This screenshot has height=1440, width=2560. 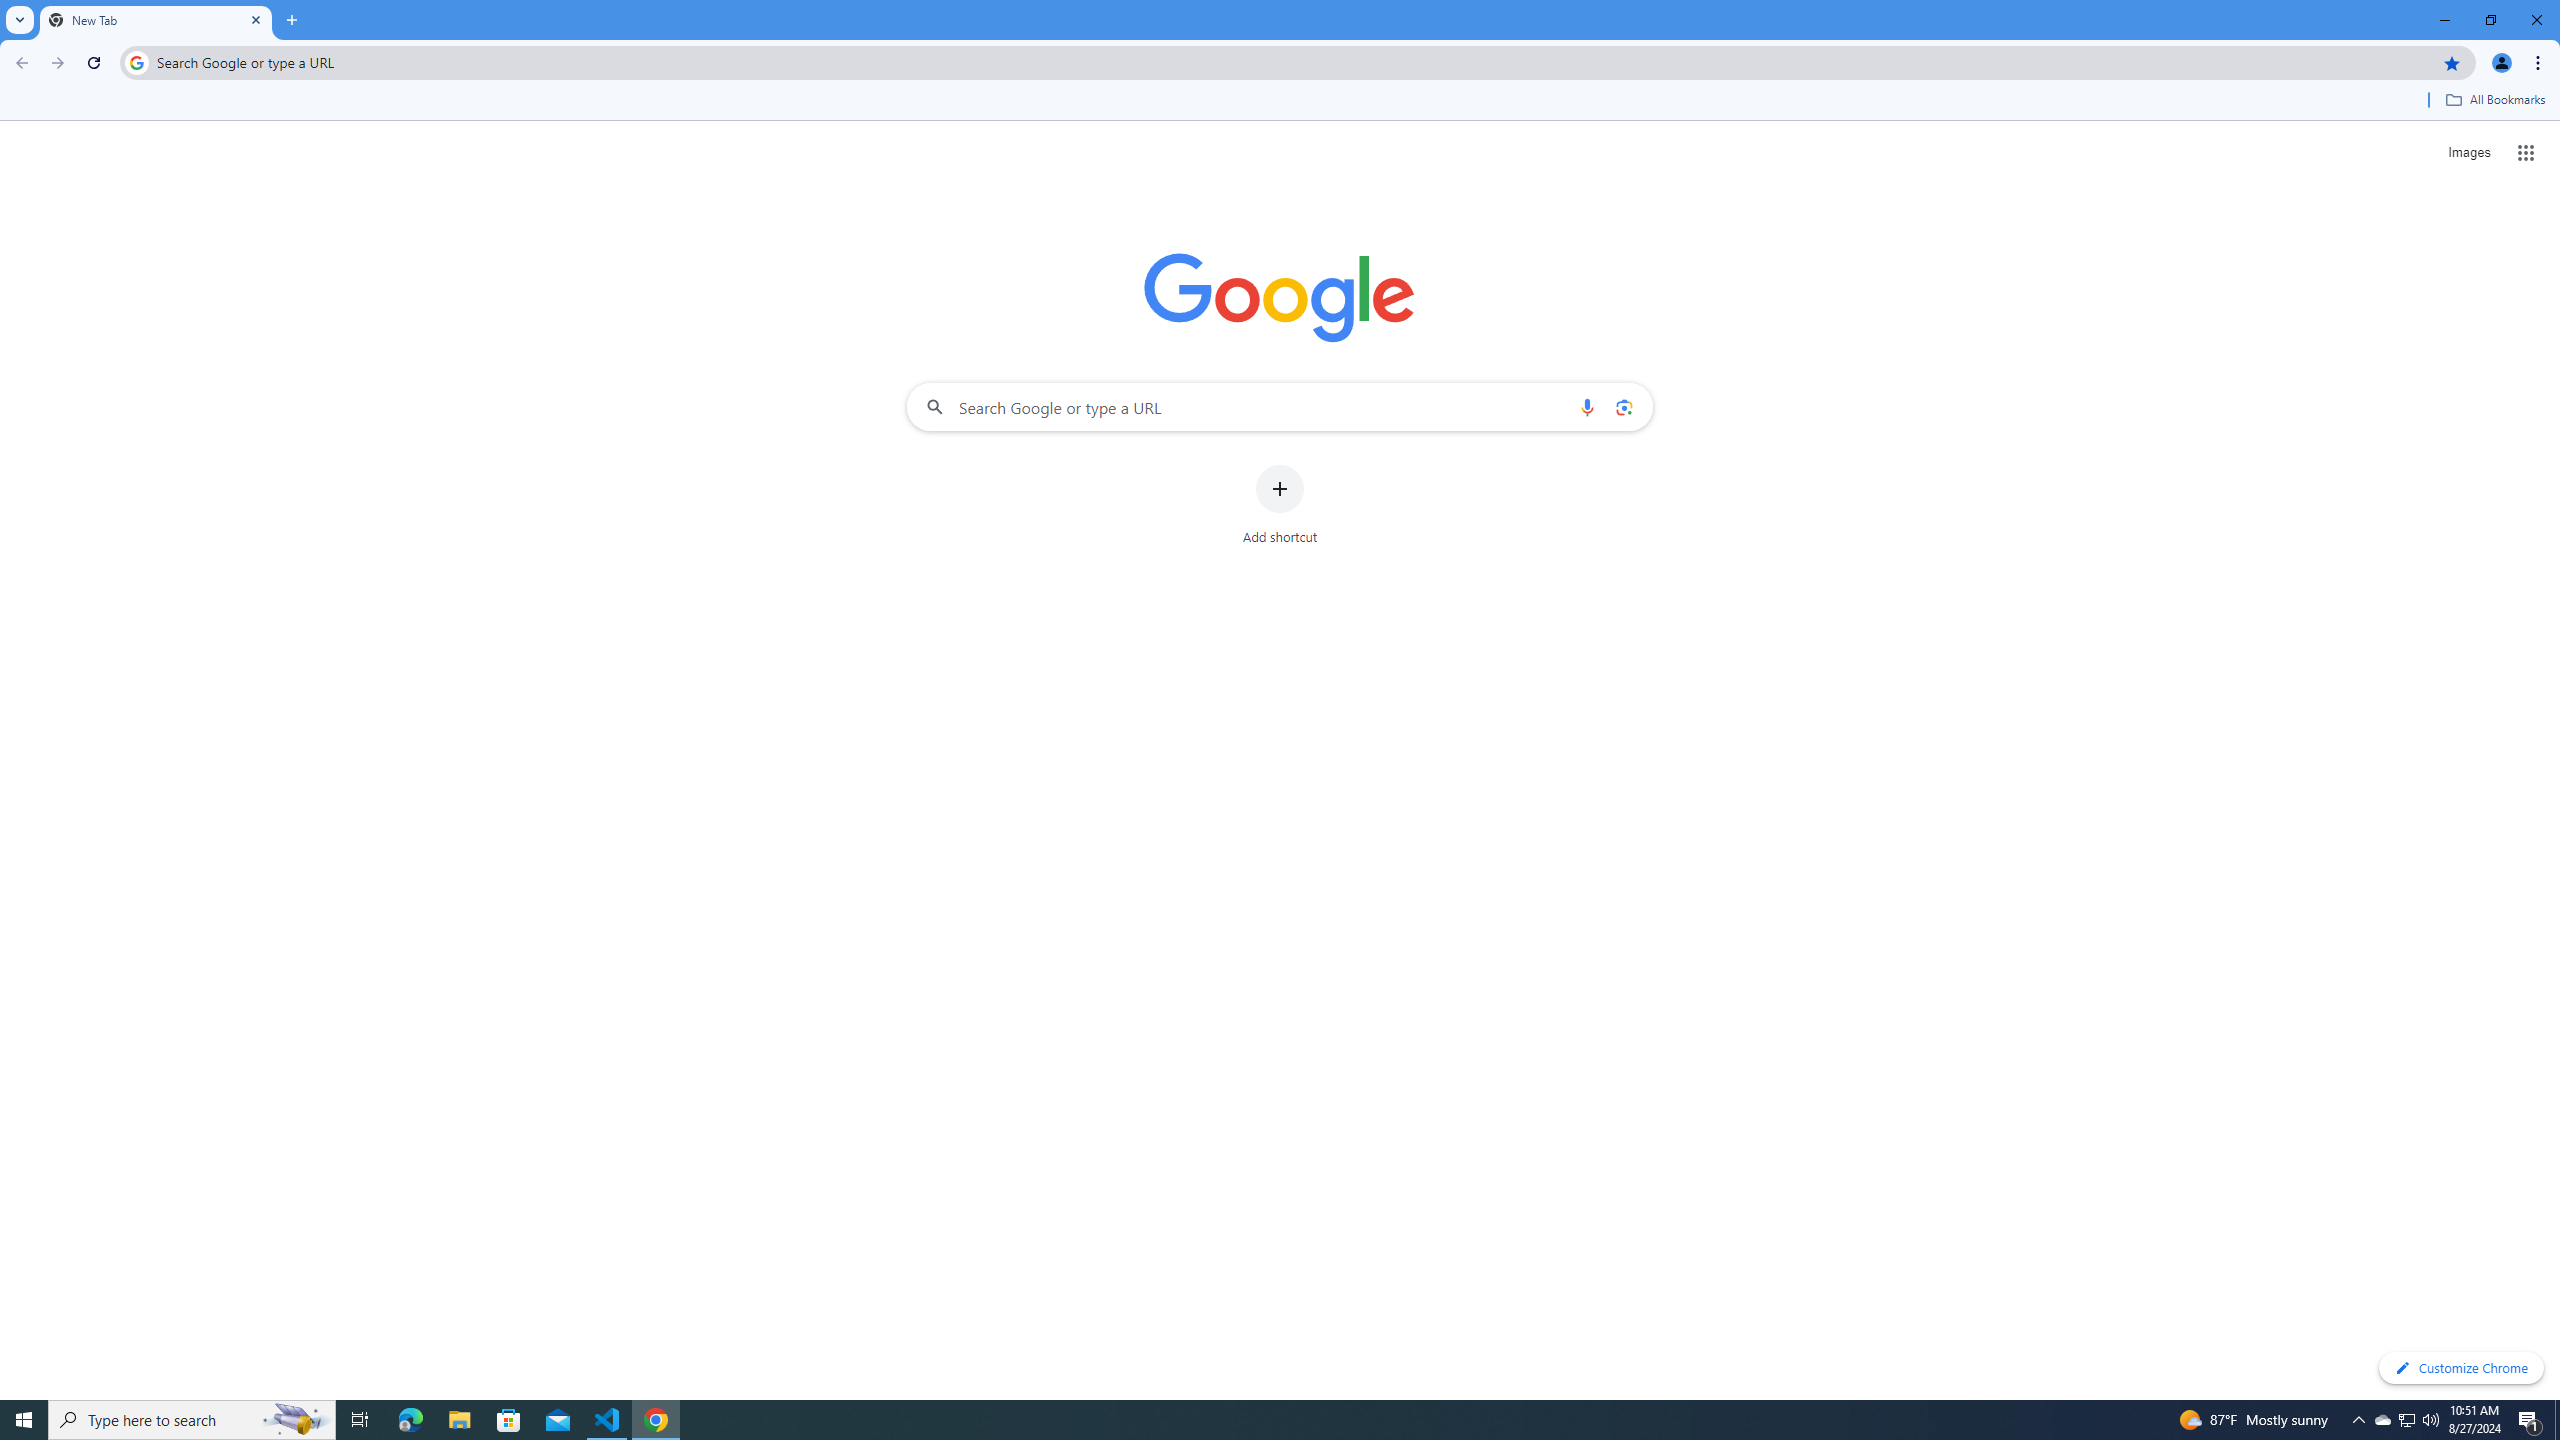 What do you see at coordinates (1280, 505) in the screenshot?
I see `'Add shortcut'` at bounding box center [1280, 505].